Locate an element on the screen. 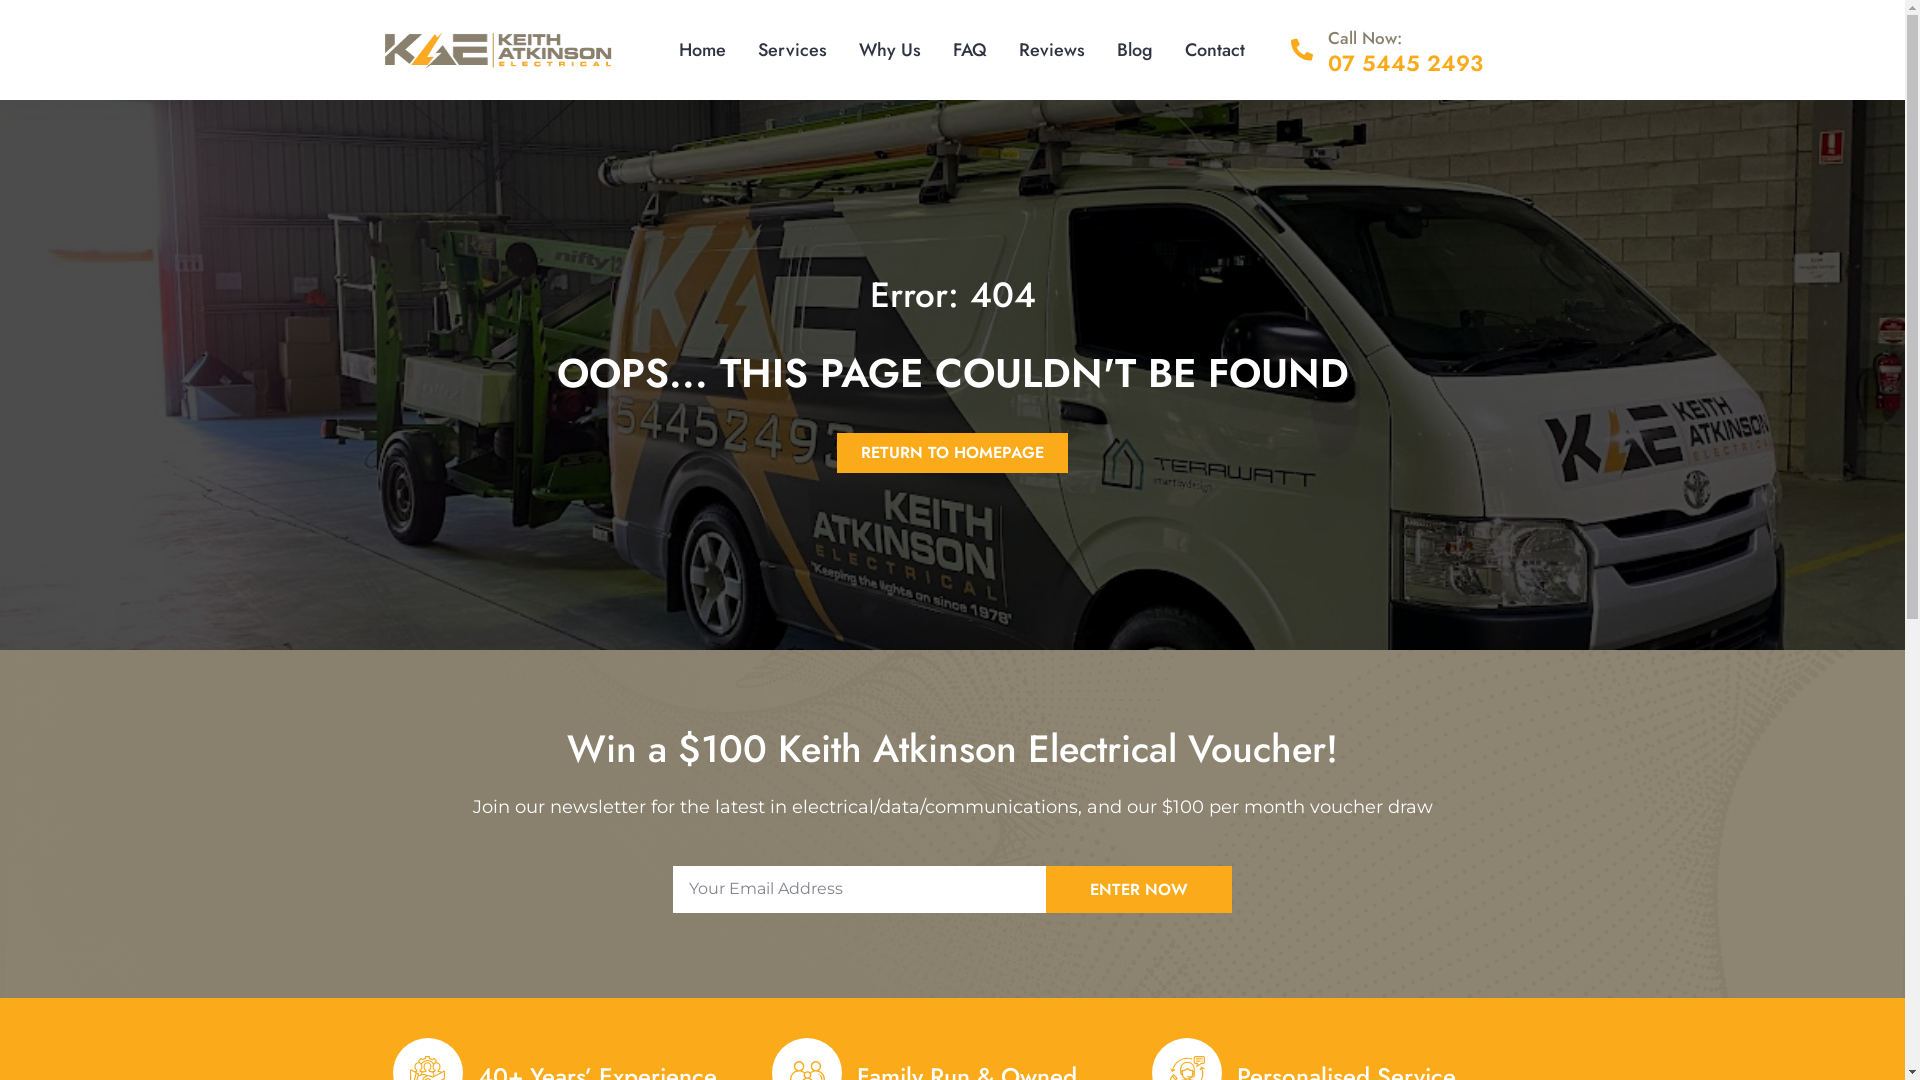 This screenshot has height=1080, width=1920. 'Reviews' is located at coordinates (1003, 49).